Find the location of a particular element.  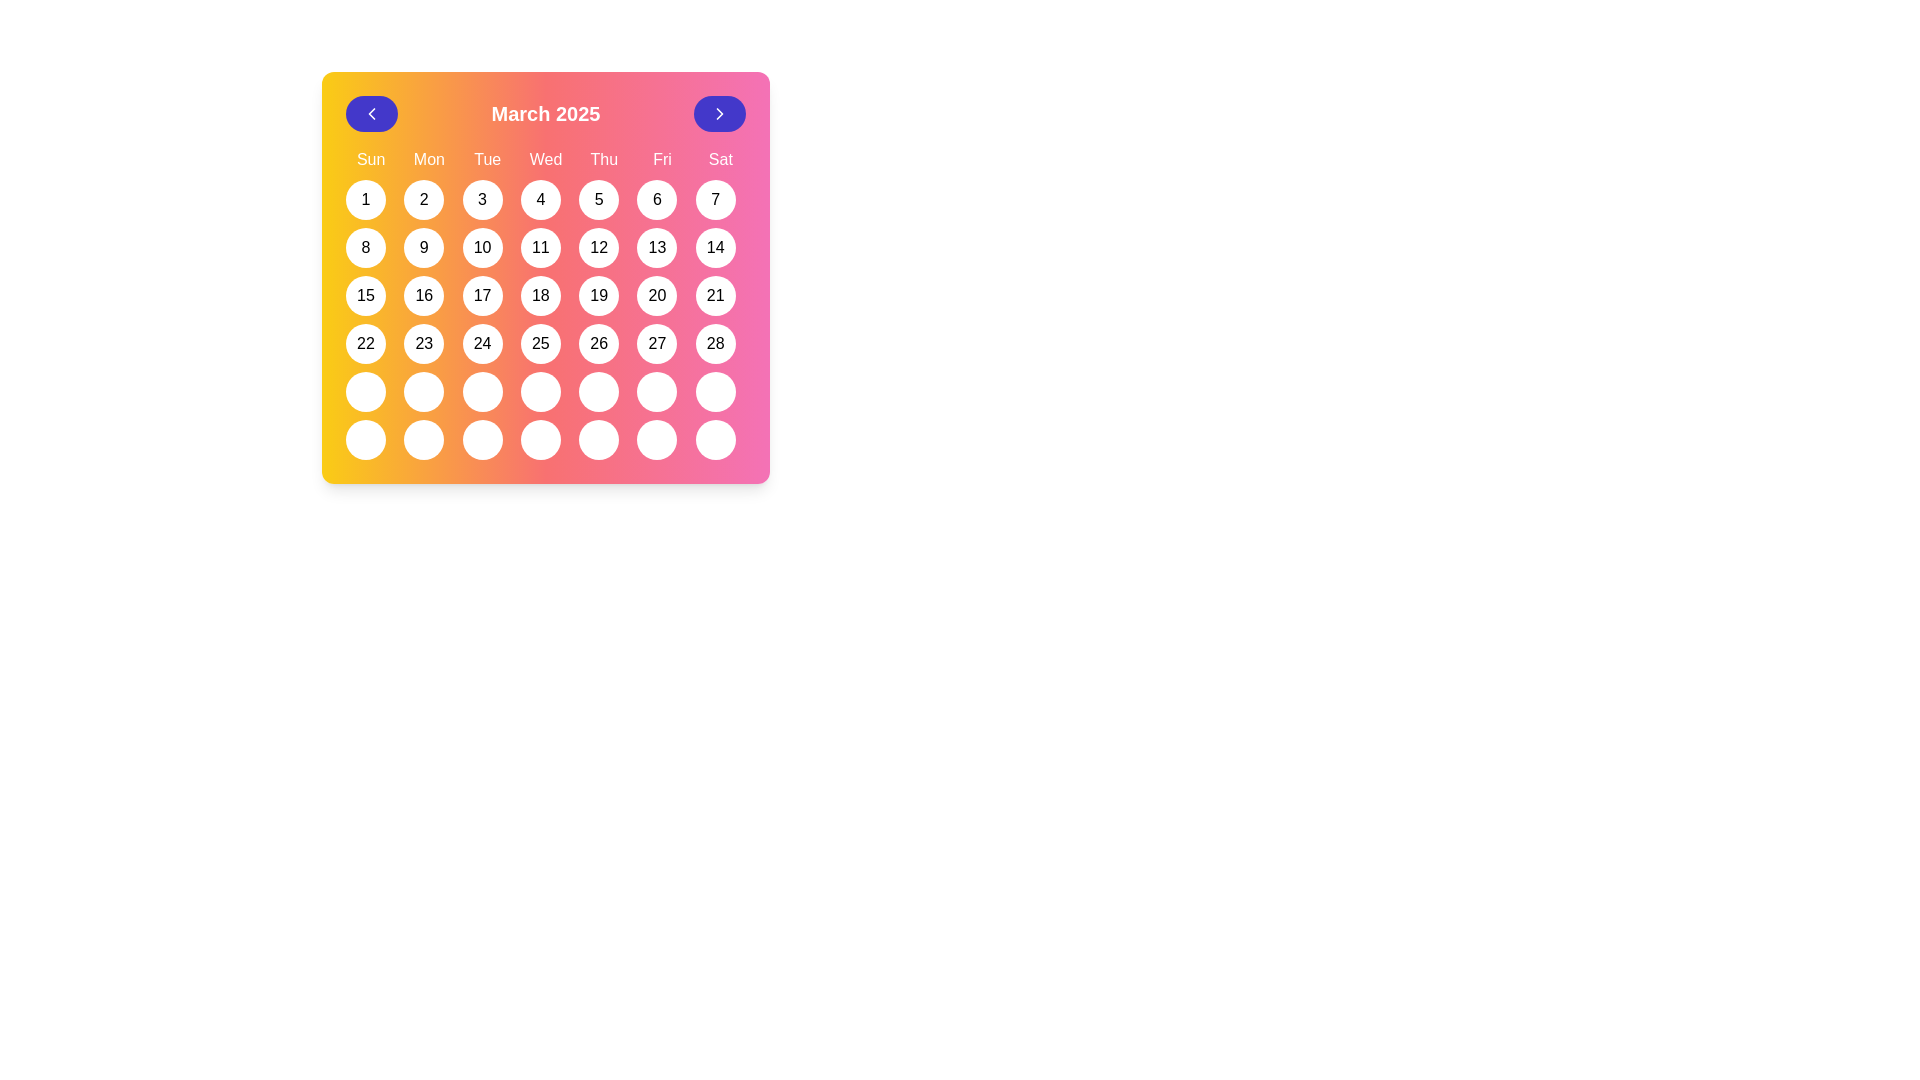

the button representing the 7th day of the month in the calendar interface, located under the 'Sat' column is located at coordinates (715, 200).